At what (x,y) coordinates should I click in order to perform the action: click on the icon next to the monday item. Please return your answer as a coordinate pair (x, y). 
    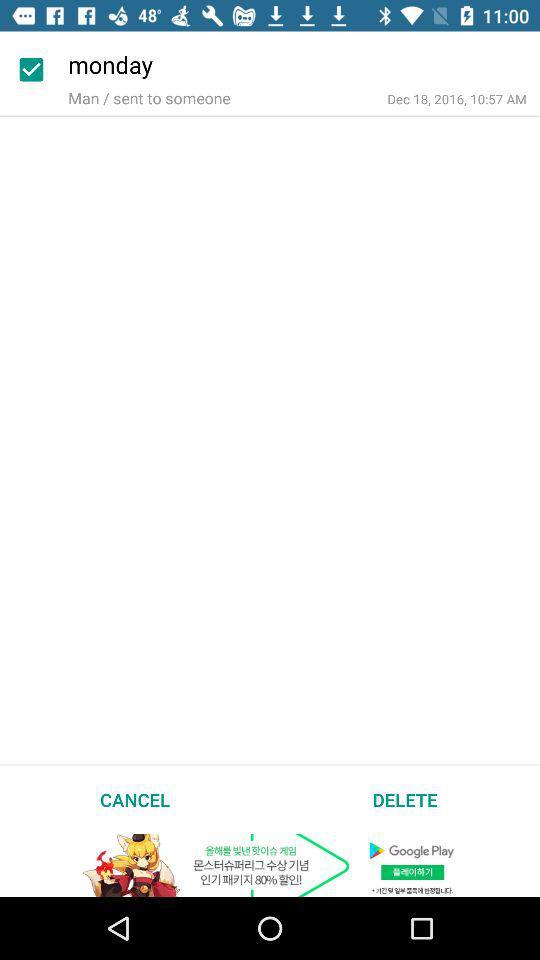
    Looking at the image, I should click on (33, 69).